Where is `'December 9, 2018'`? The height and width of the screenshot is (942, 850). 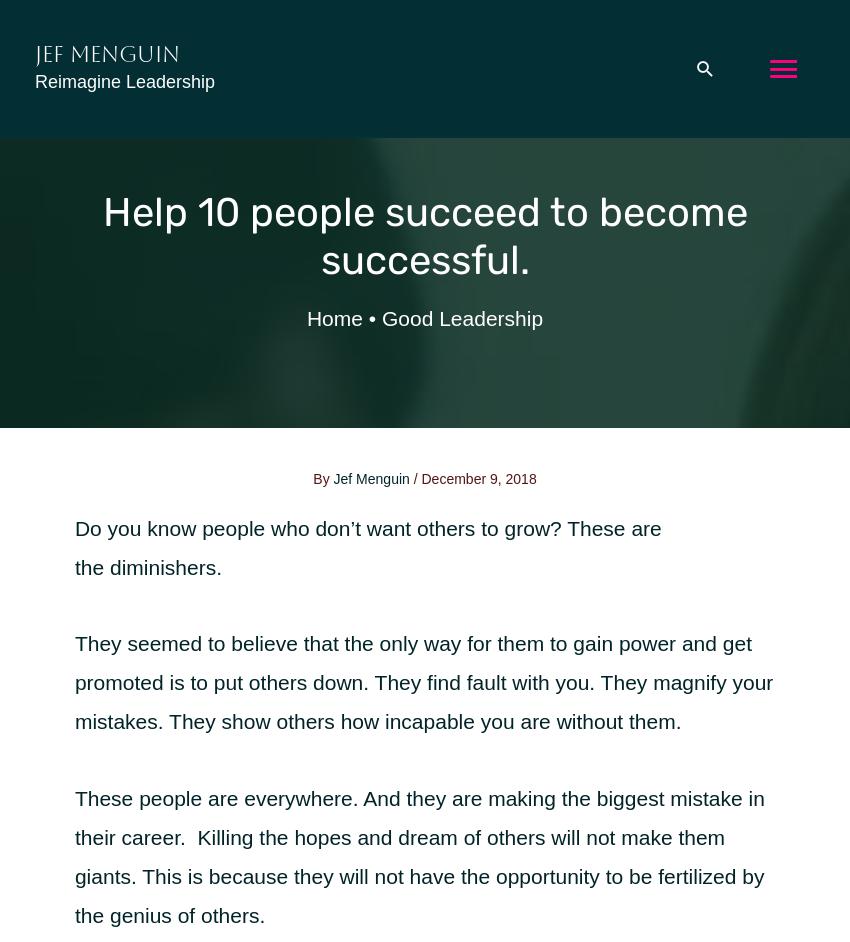
'December 9, 2018' is located at coordinates (478, 479).